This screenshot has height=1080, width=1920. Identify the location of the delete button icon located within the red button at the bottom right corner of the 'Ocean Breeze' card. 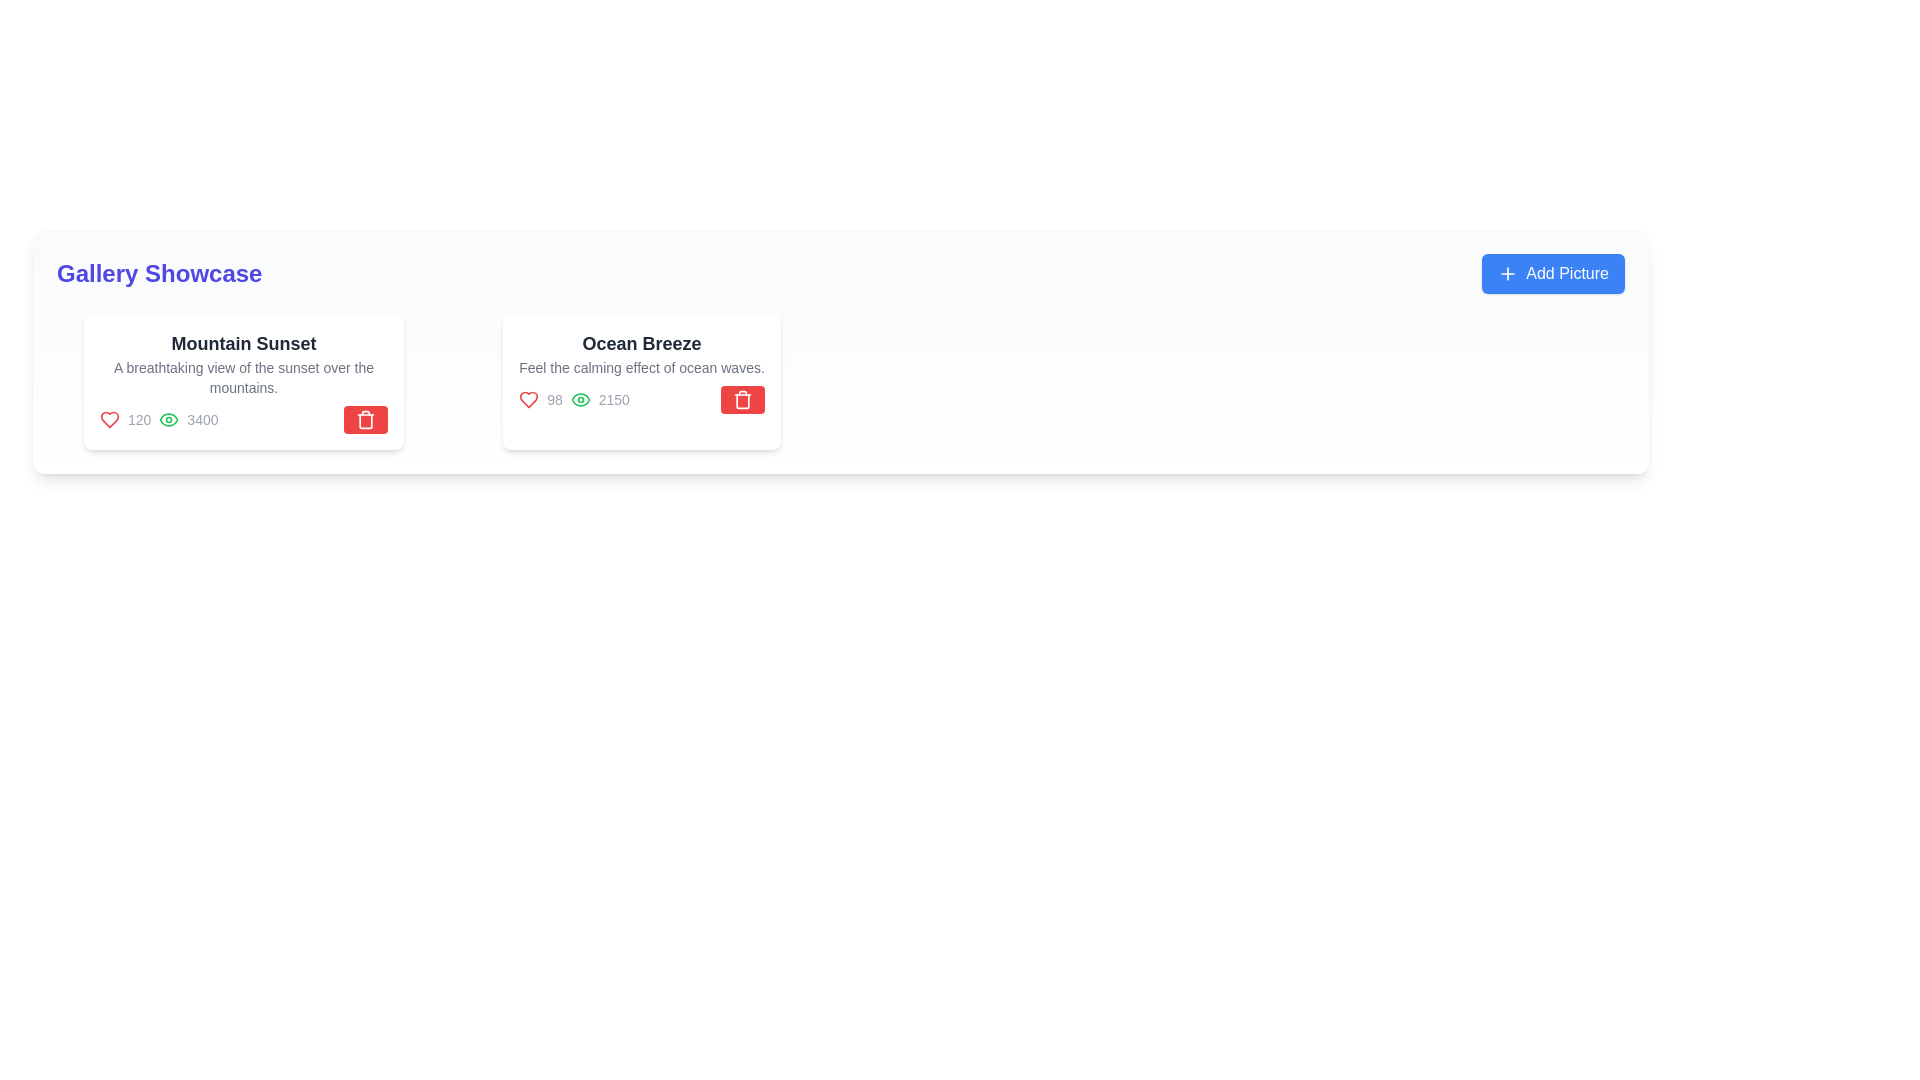
(741, 400).